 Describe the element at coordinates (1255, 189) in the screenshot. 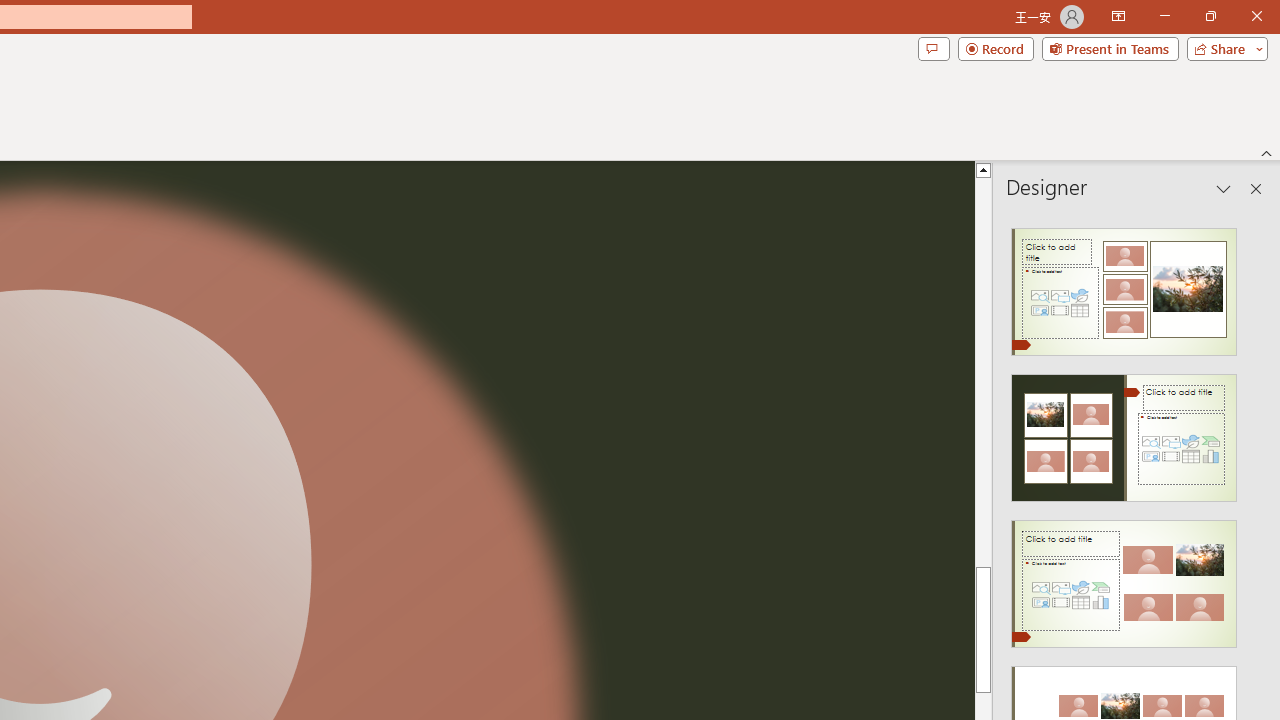

I see `'Close pane'` at that location.